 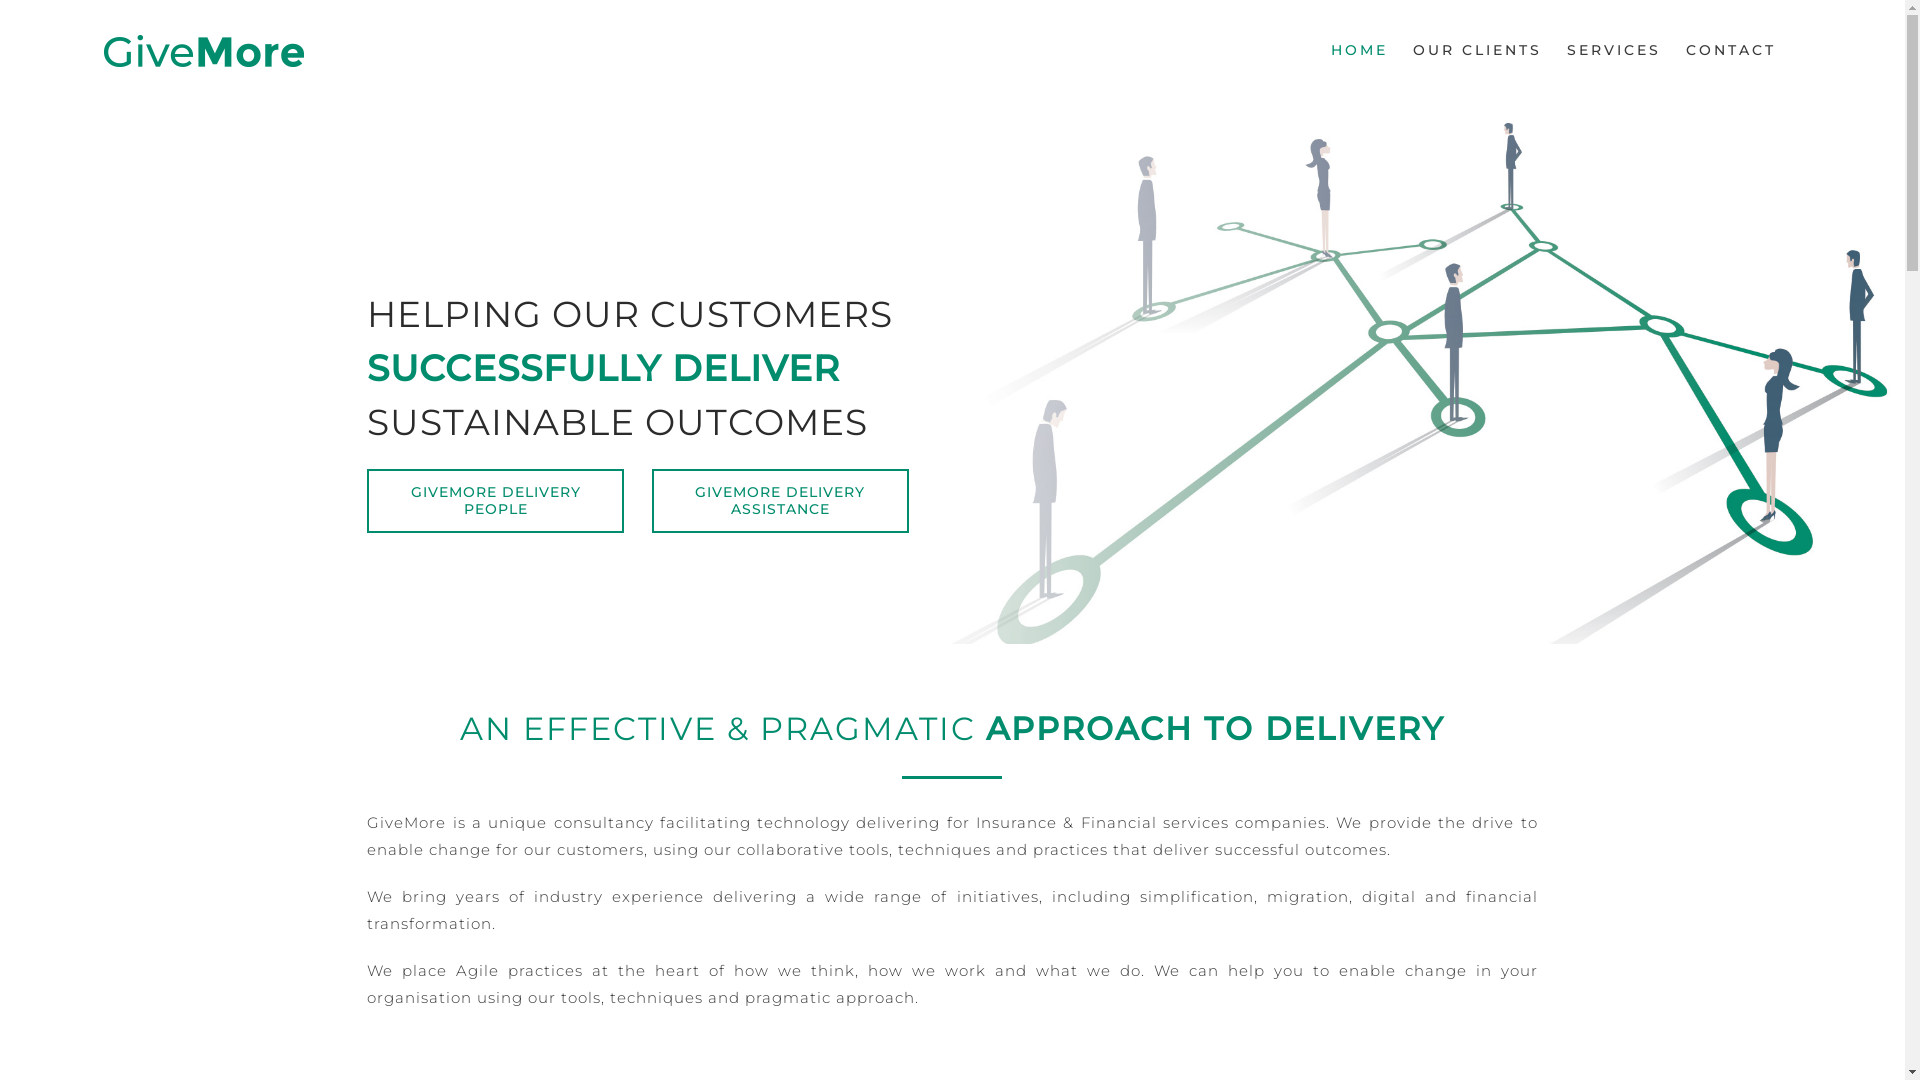 I want to click on 'CONTACT', so click(x=1730, y=48).